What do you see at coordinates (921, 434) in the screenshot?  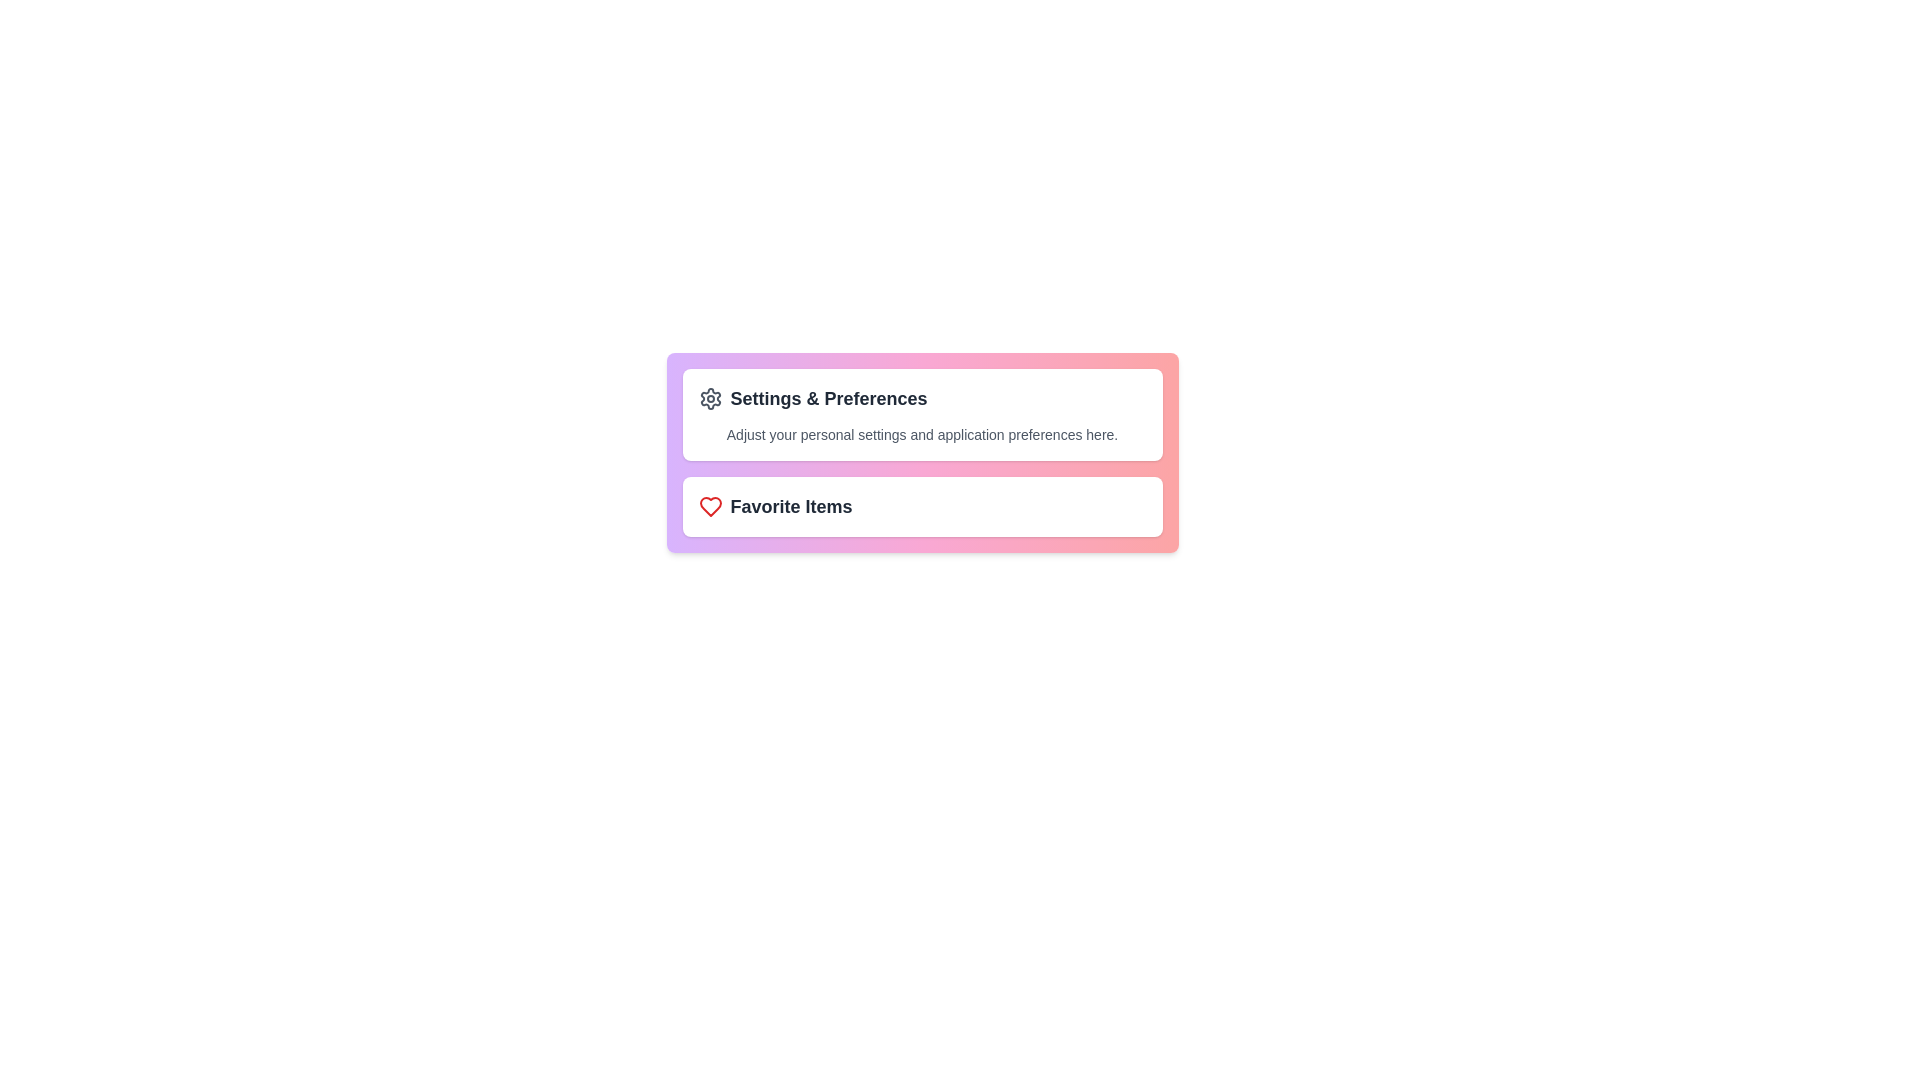 I see `the Static Informational Text that describes the purpose of the 'Settings & Preferences' section, which is centrally aligned and positioned just below the main header text and icon` at bounding box center [921, 434].